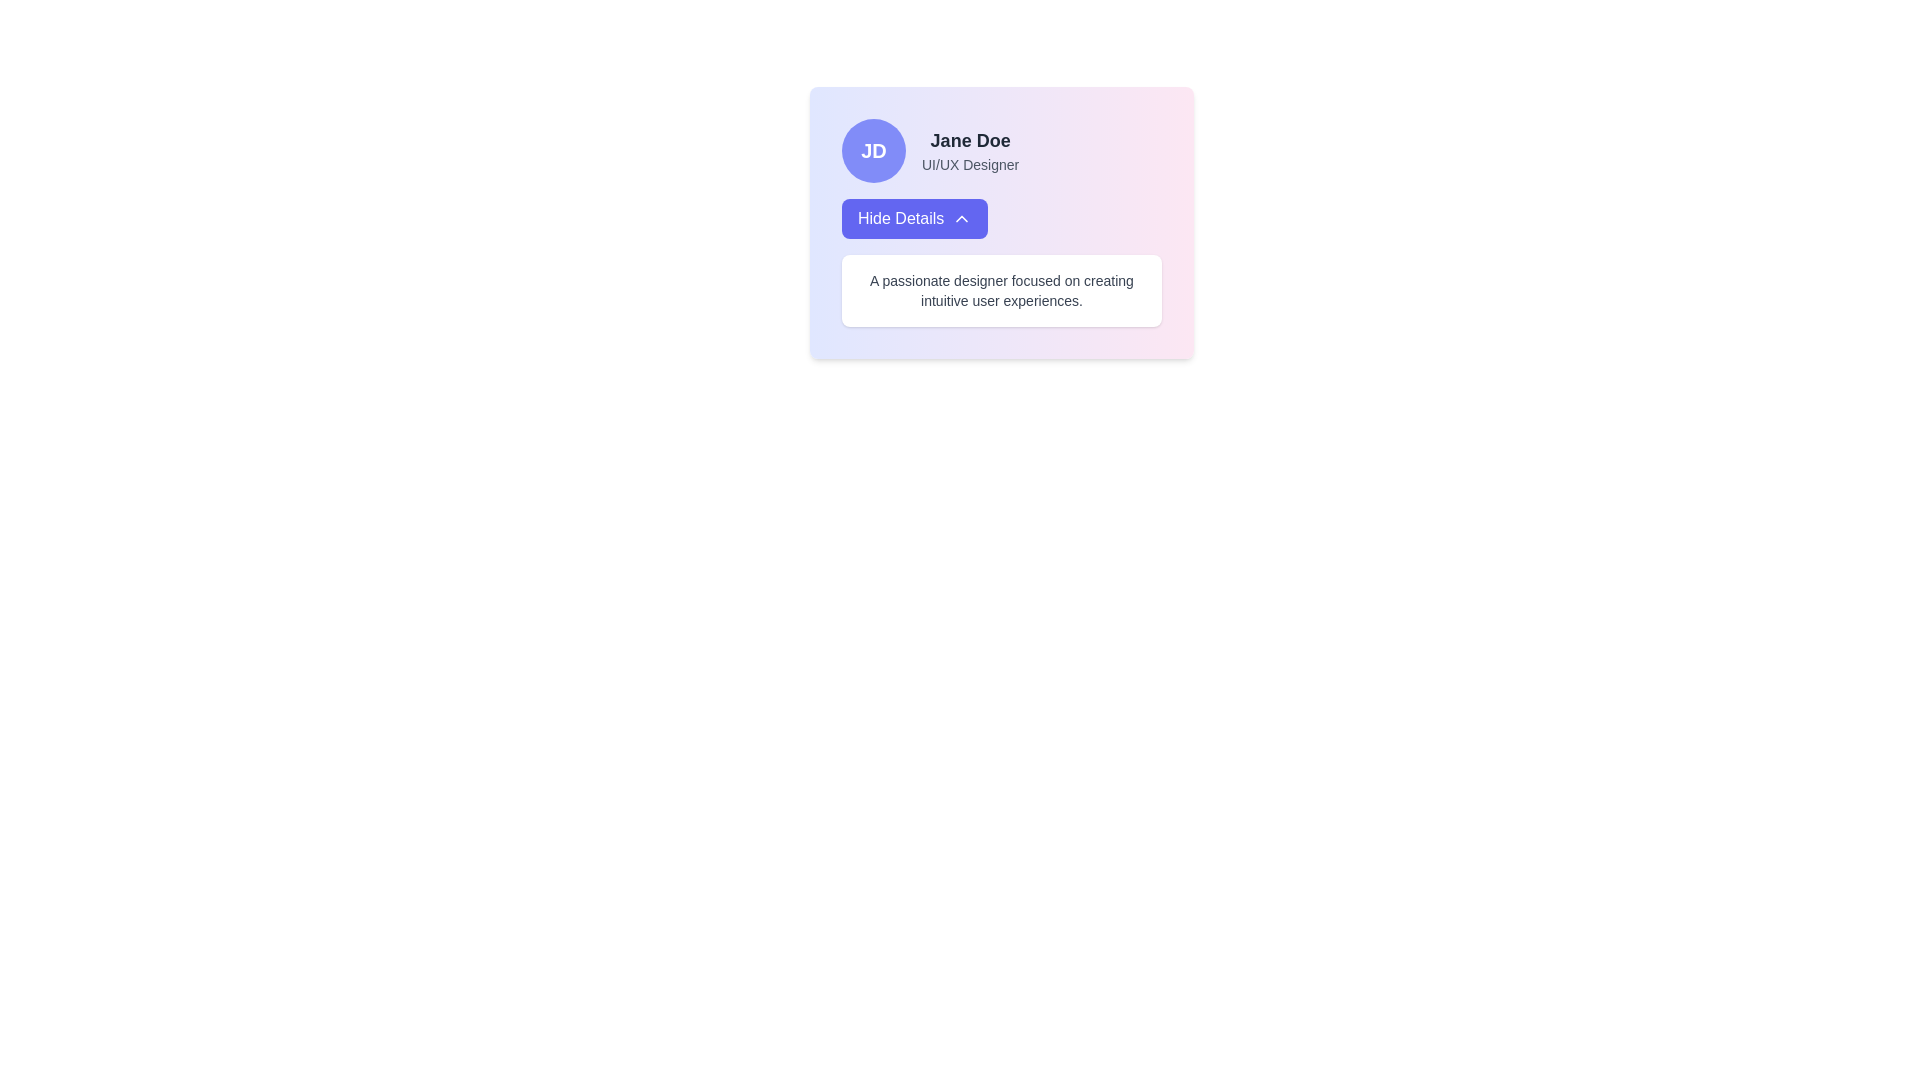 This screenshot has width=1920, height=1080. What do you see at coordinates (970, 164) in the screenshot?
I see `the text label indicating the professional title or role associated with the profile of 'Jane Doe', which is centrally aligned below her name within the profile card` at bounding box center [970, 164].